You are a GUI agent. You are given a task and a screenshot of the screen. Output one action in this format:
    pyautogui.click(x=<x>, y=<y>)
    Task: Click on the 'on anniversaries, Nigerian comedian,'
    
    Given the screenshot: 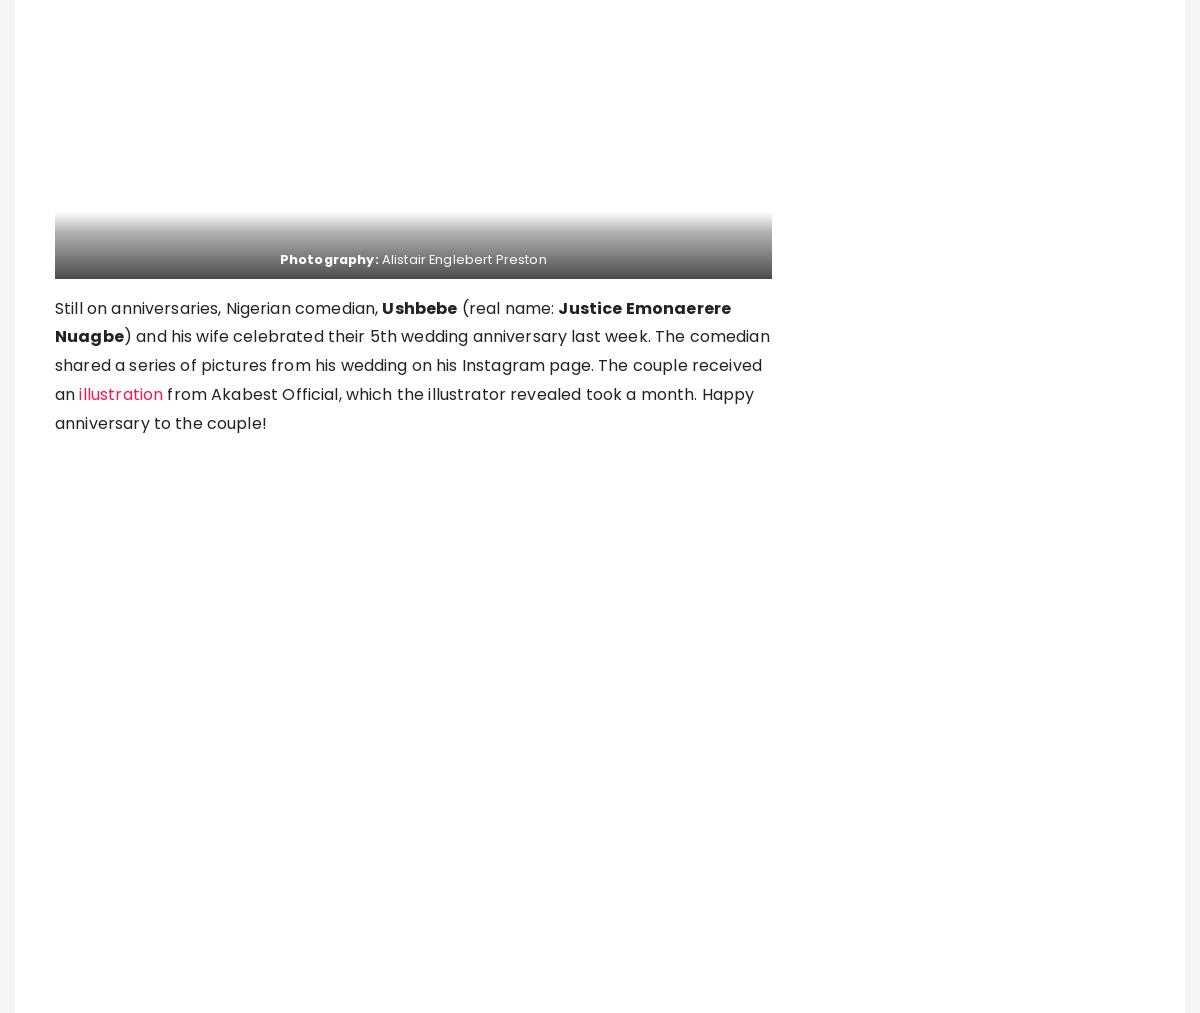 What is the action you would take?
    pyautogui.click(x=230, y=307)
    